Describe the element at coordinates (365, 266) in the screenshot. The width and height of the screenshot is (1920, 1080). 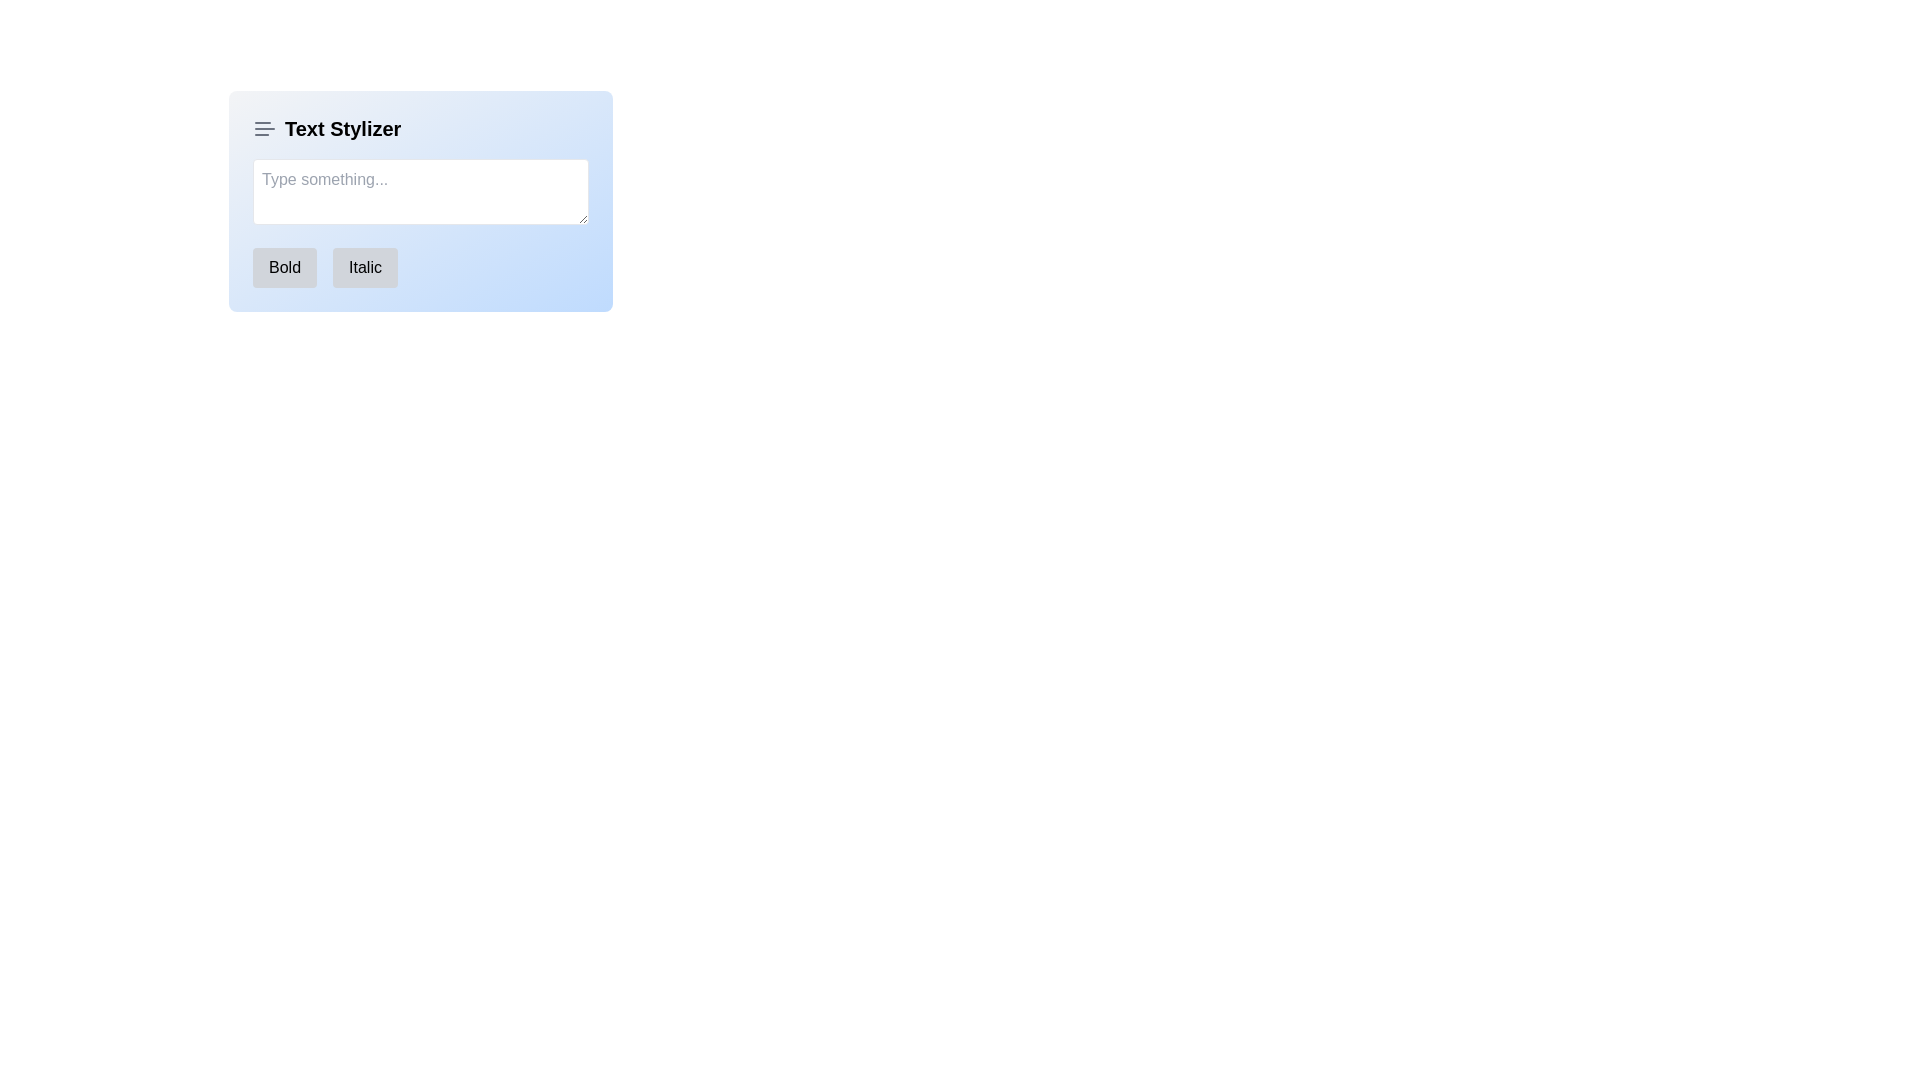
I see `the rounded button labeled 'Italic' with a gray background to apply an italic style` at that location.